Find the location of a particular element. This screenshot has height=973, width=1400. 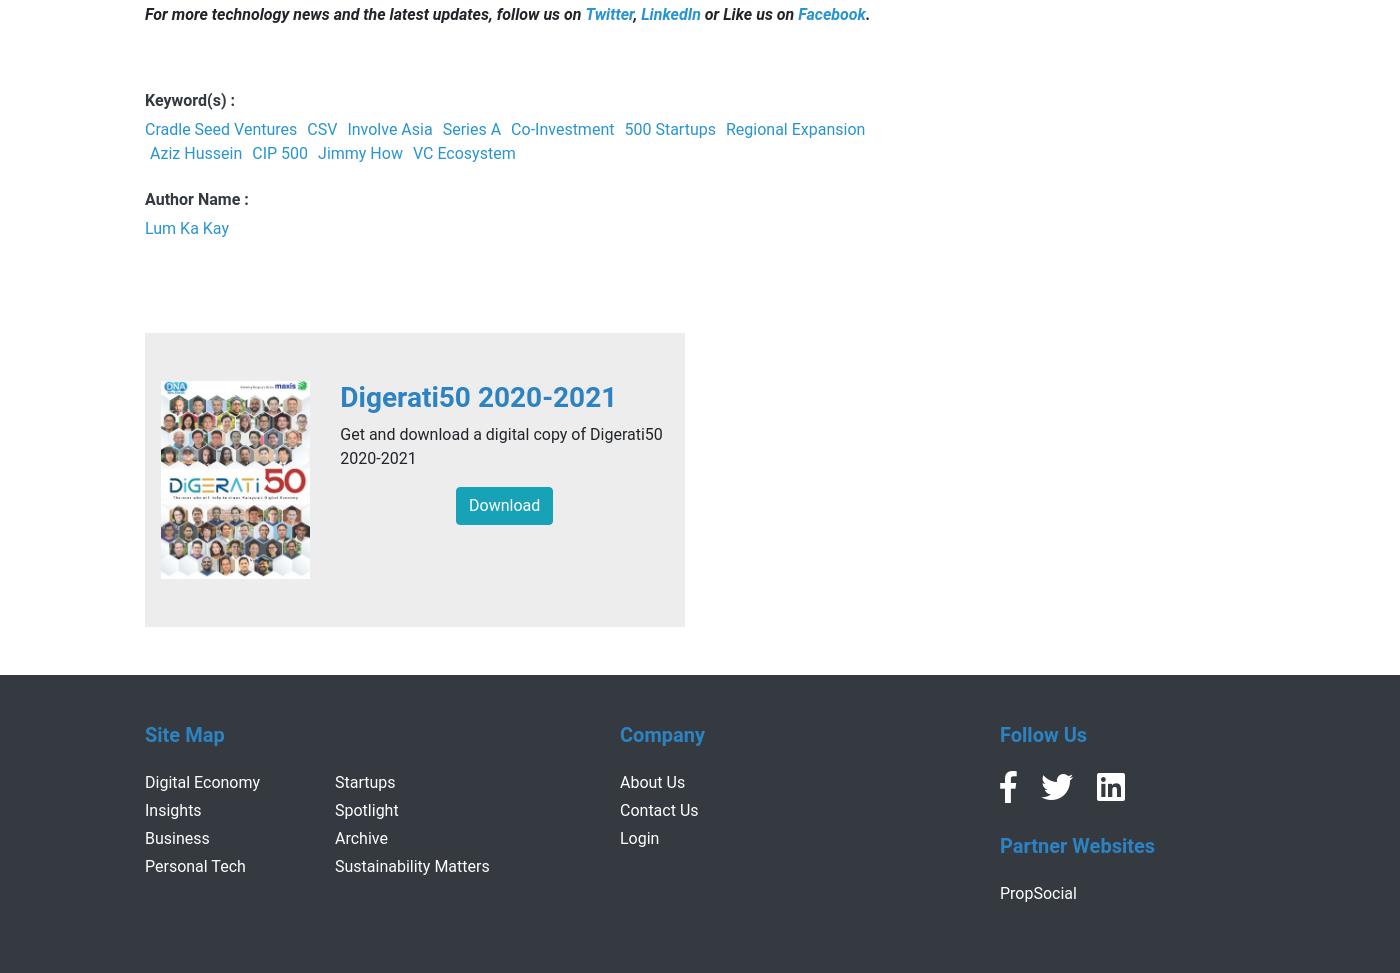

'Follow Us' is located at coordinates (1043, 734).